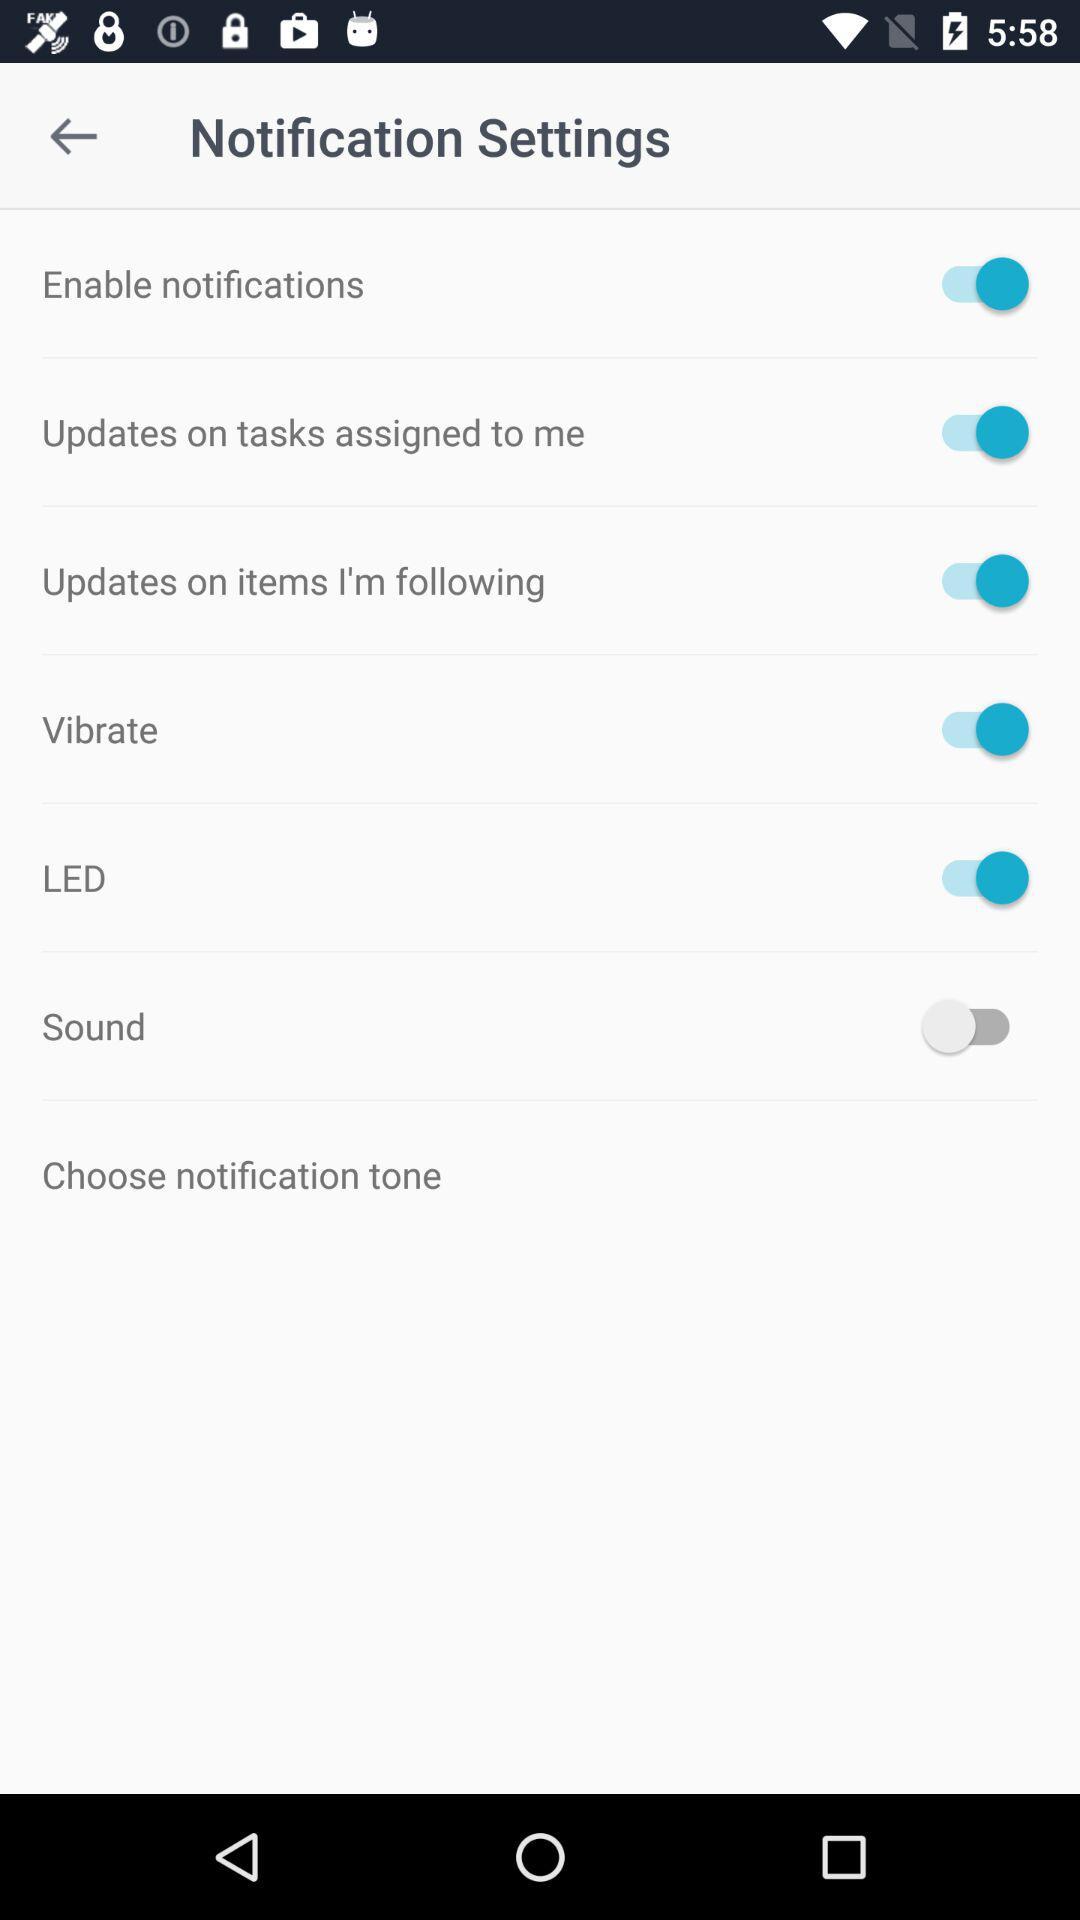  Describe the element at coordinates (974, 728) in the screenshot. I see `toggles vibrate option` at that location.